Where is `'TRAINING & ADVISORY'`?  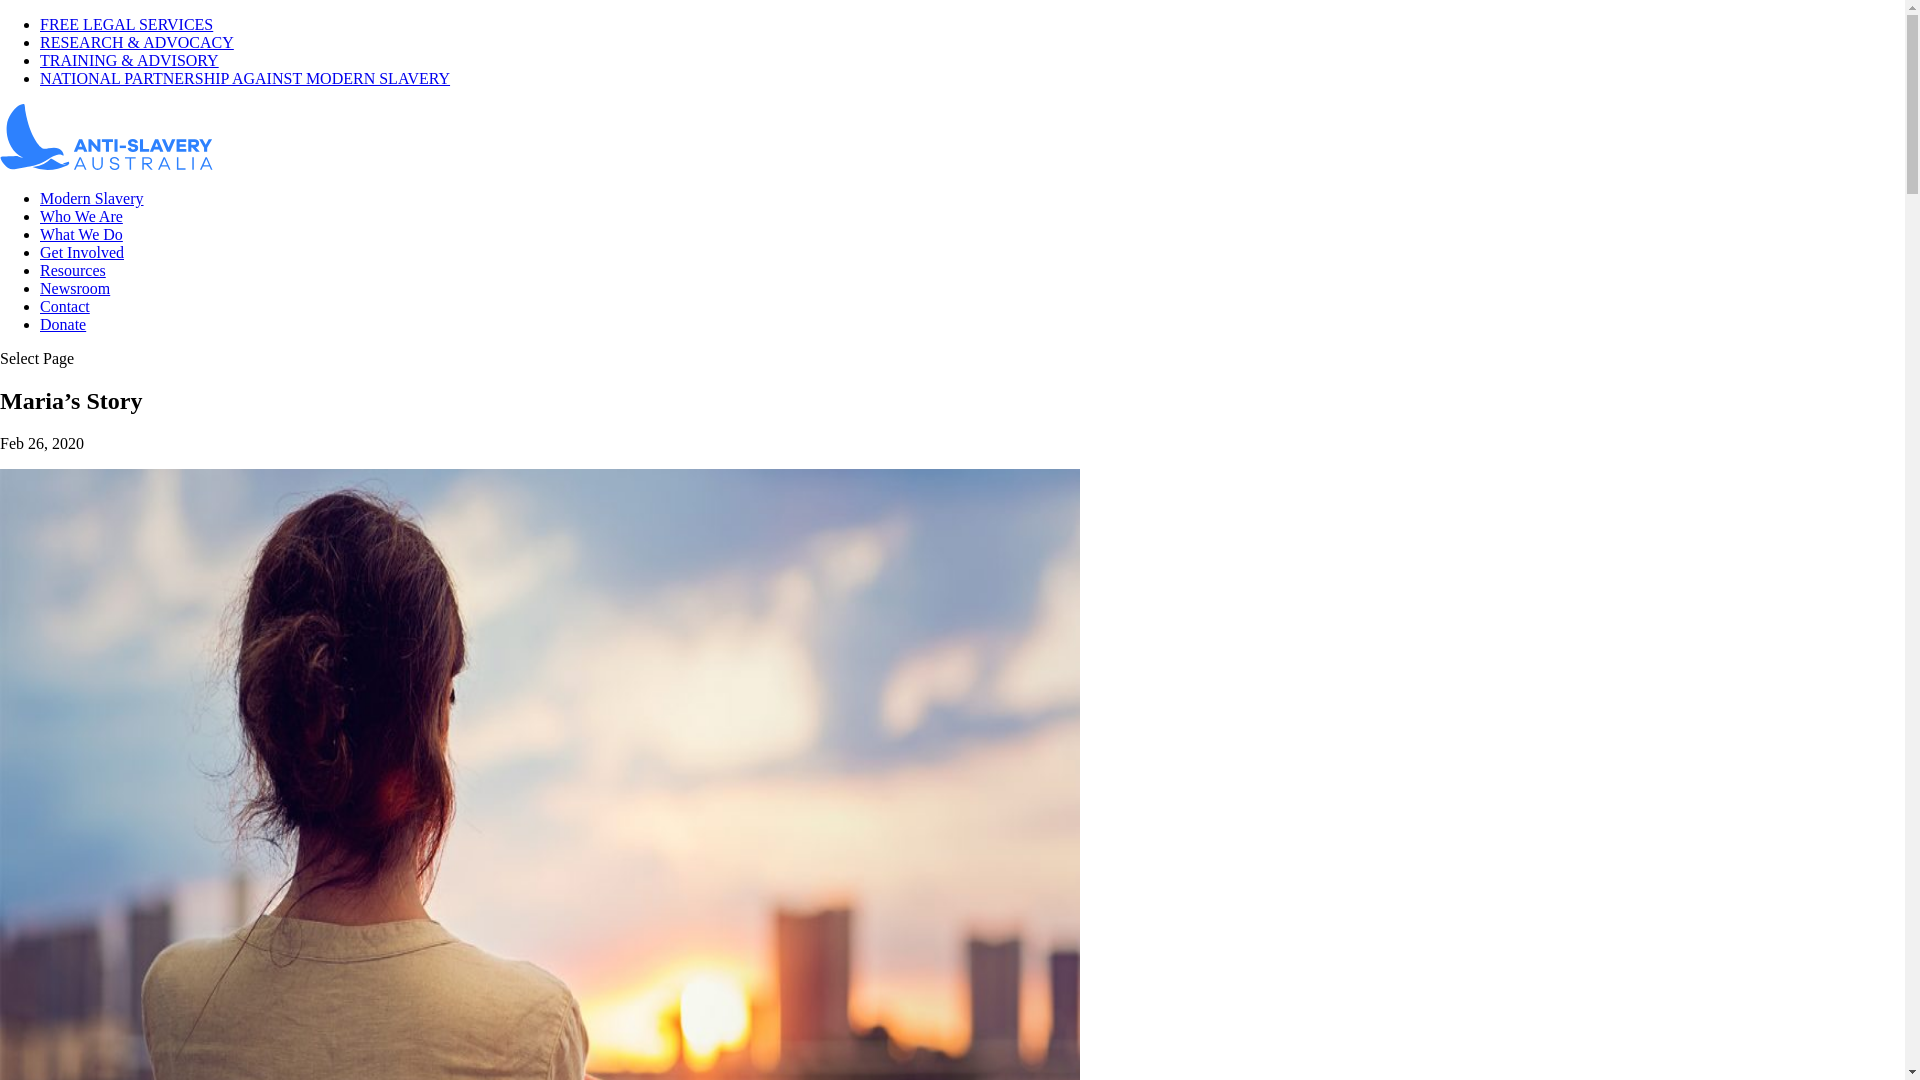
'TRAINING & ADVISORY' is located at coordinates (128, 59).